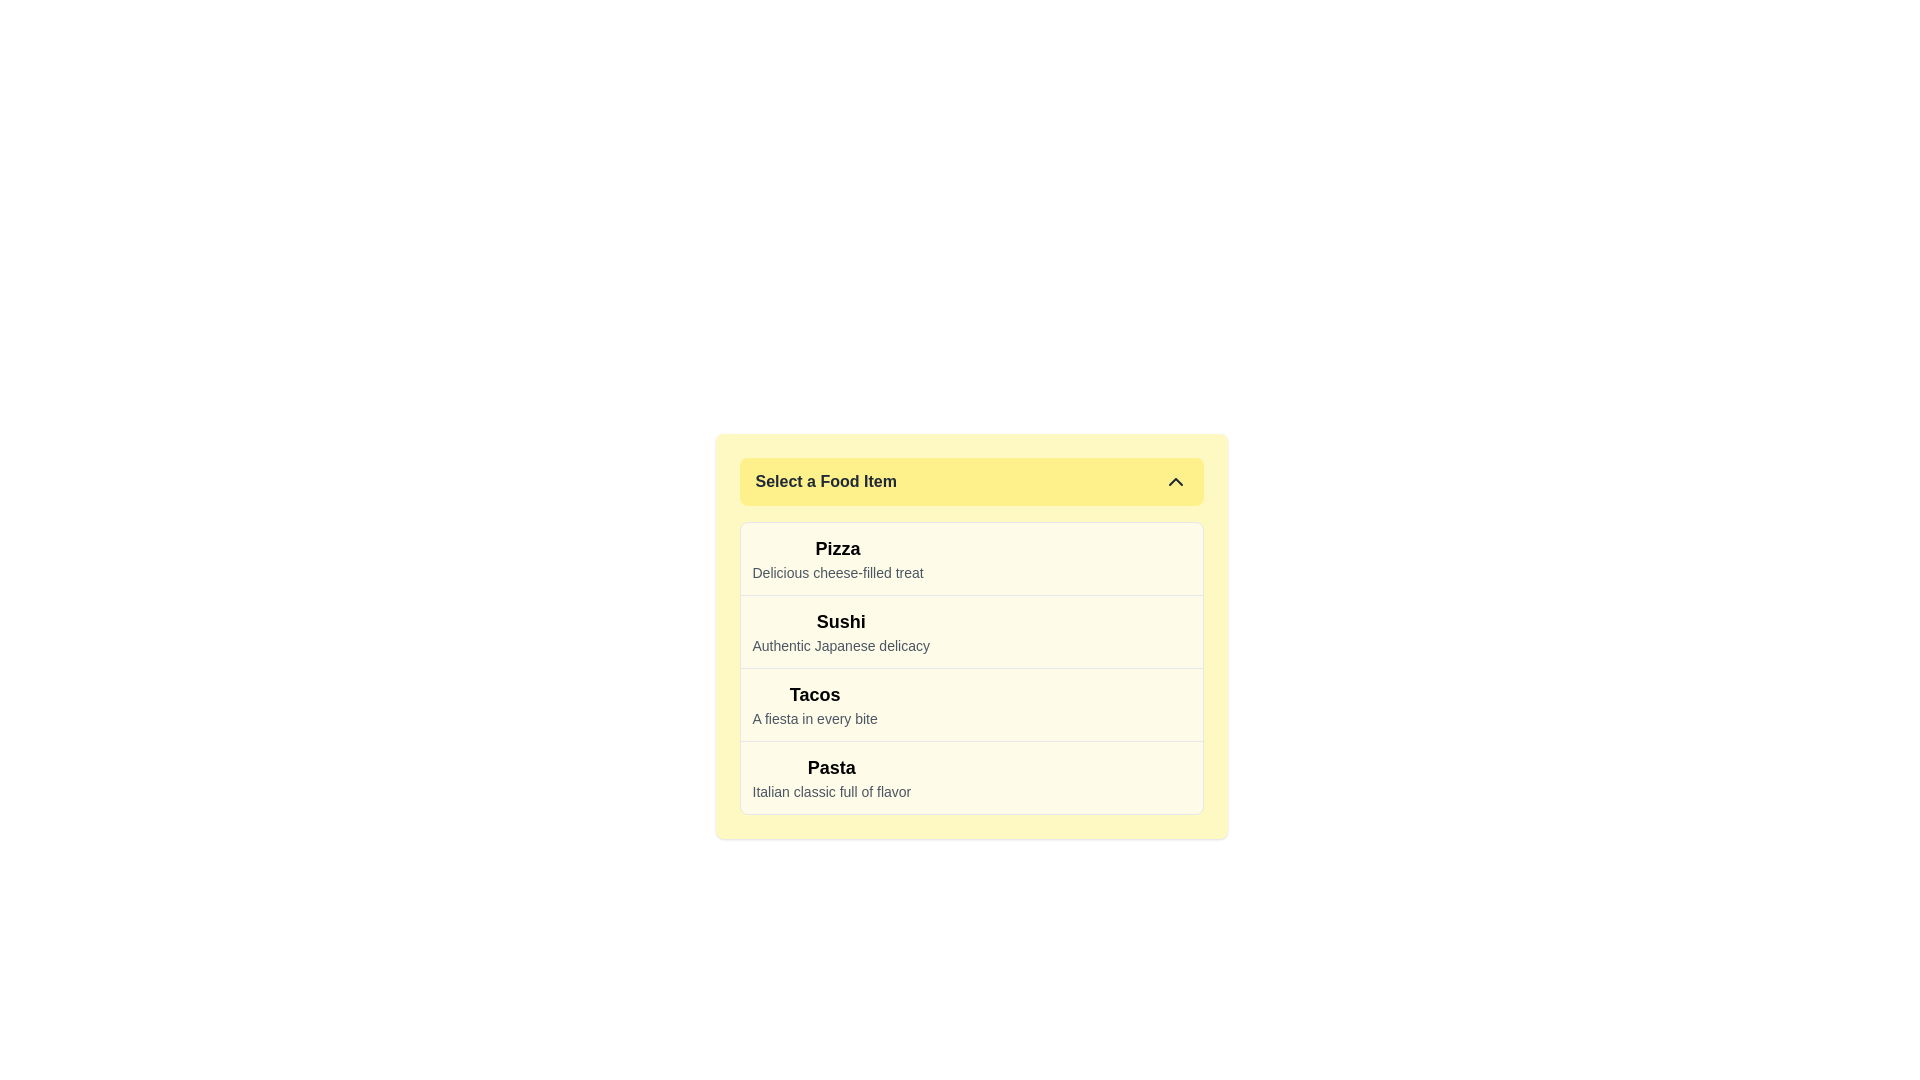  I want to click on the descriptive tagline for the 'Tacos' entry located beneath the main title within the 'Select a Food Item' dropdown menu, so click(815, 717).